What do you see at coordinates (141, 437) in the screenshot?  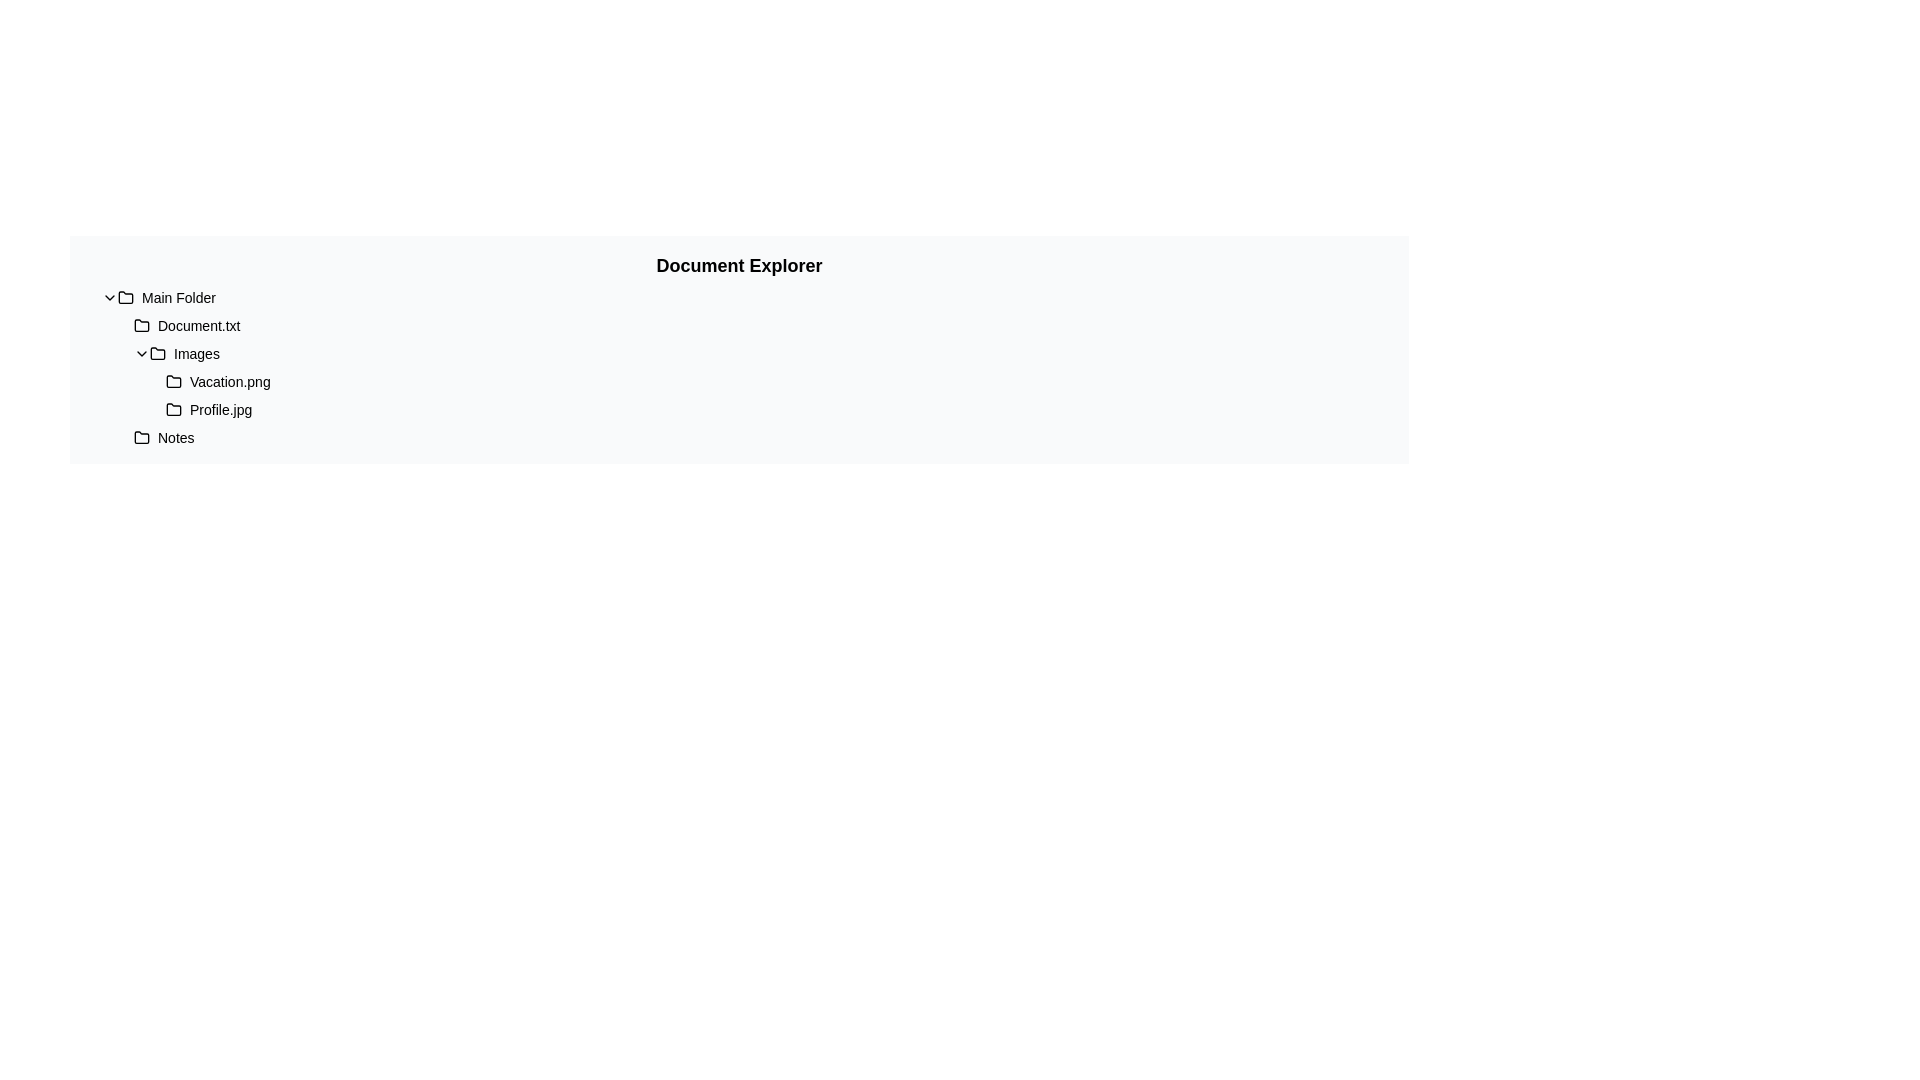 I see `the folder icon representing the 'Notes' section in the navigation menu, located to the left of the 'Notes' label` at bounding box center [141, 437].